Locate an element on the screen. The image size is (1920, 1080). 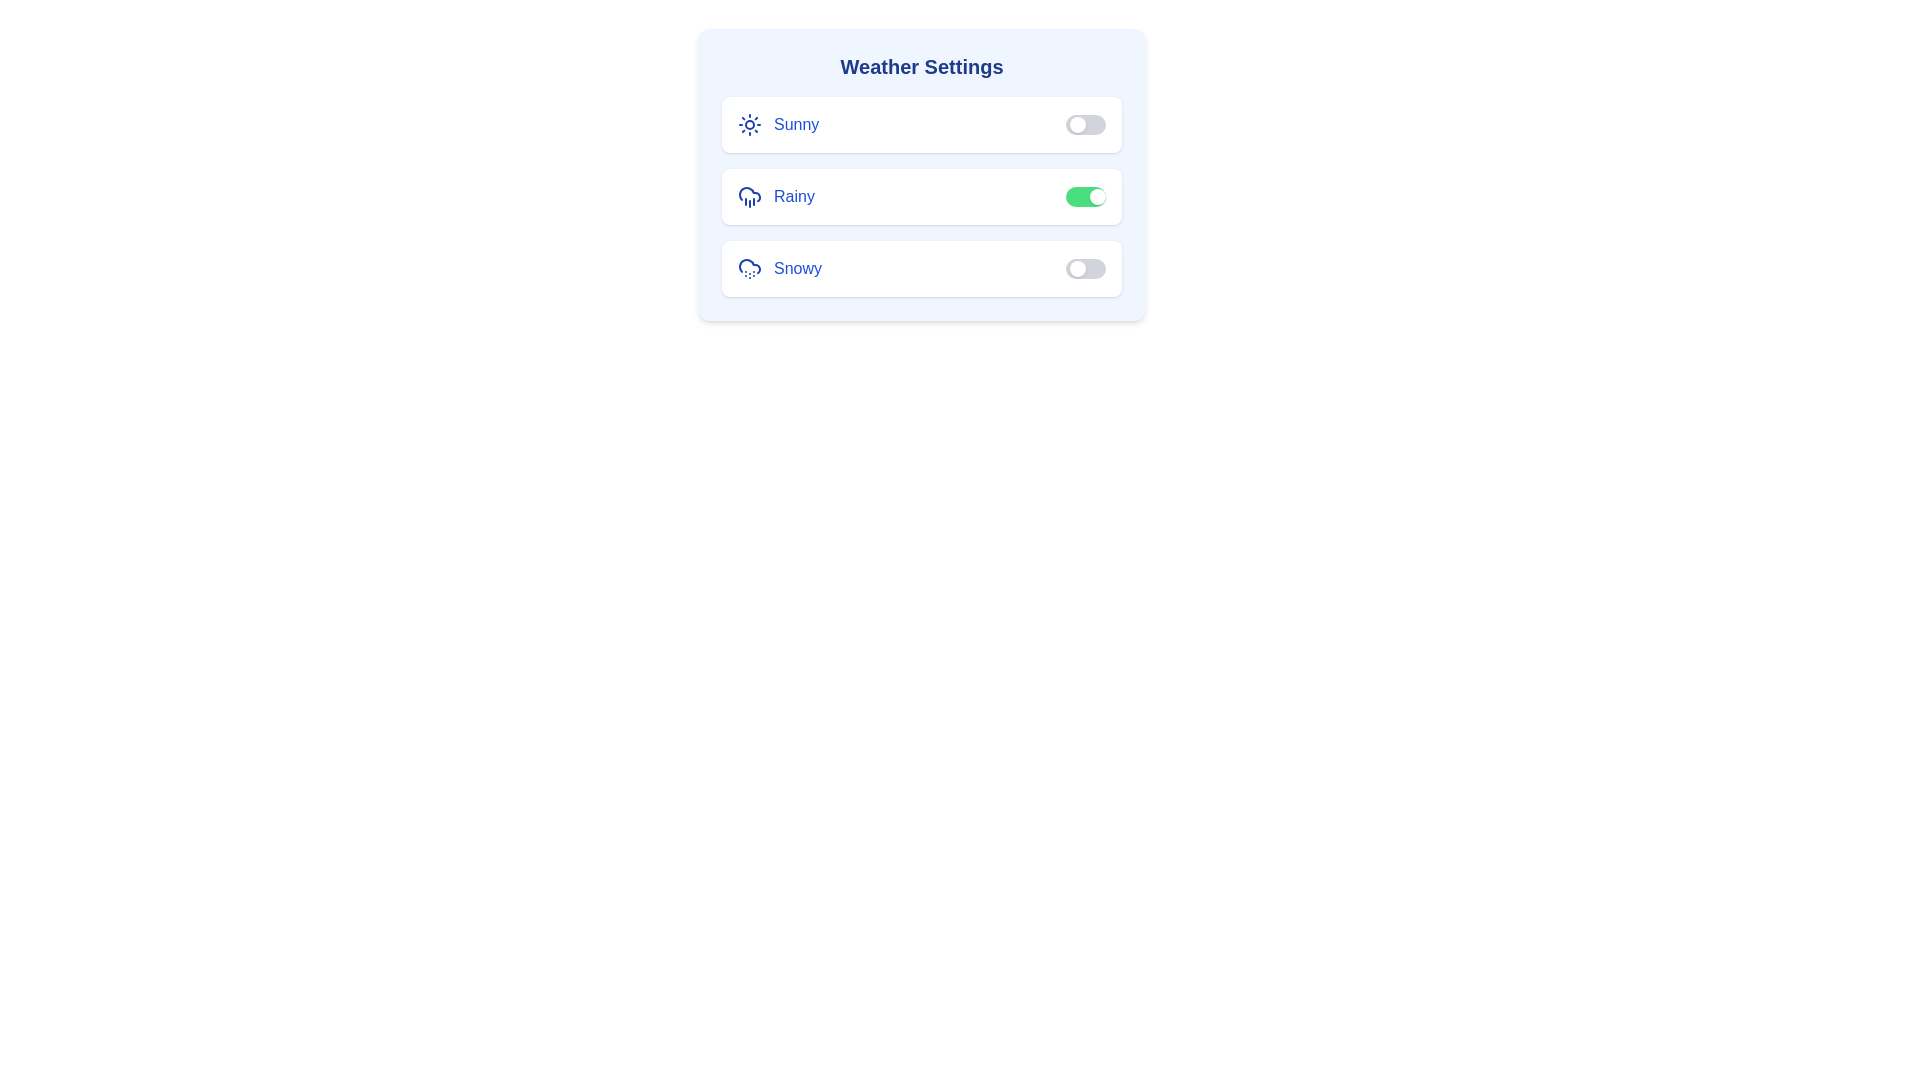
the 'Rainy' toggle option in the weather settings, which is indicated by a green toggle switch and is positioned between the 'Sunny' option above and the 'Snowy' option below is located at coordinates (920, 196).